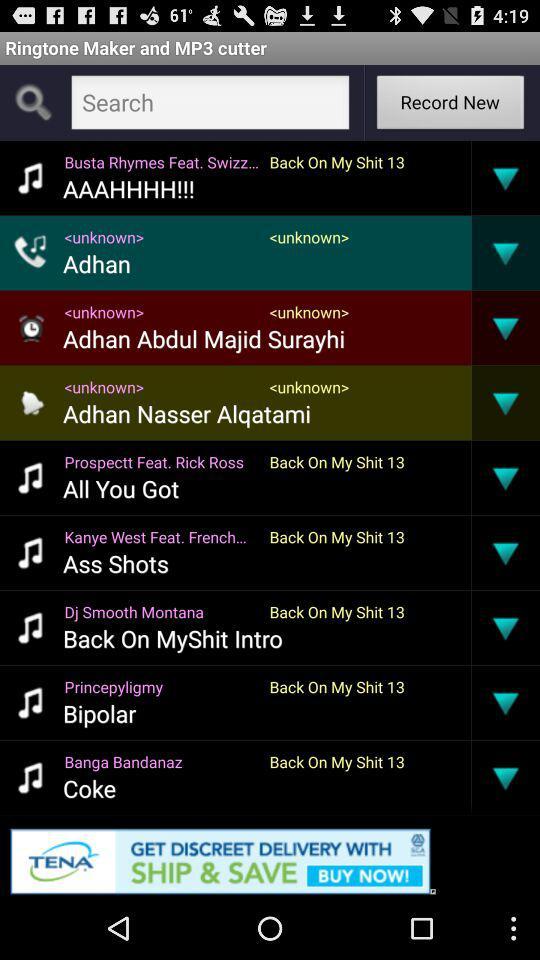 The width and height of the screenshot is (540, 960). Describe the element at coordinates (160, 760) in the screenshot. I see `the item to the left of back on my app` at that location.